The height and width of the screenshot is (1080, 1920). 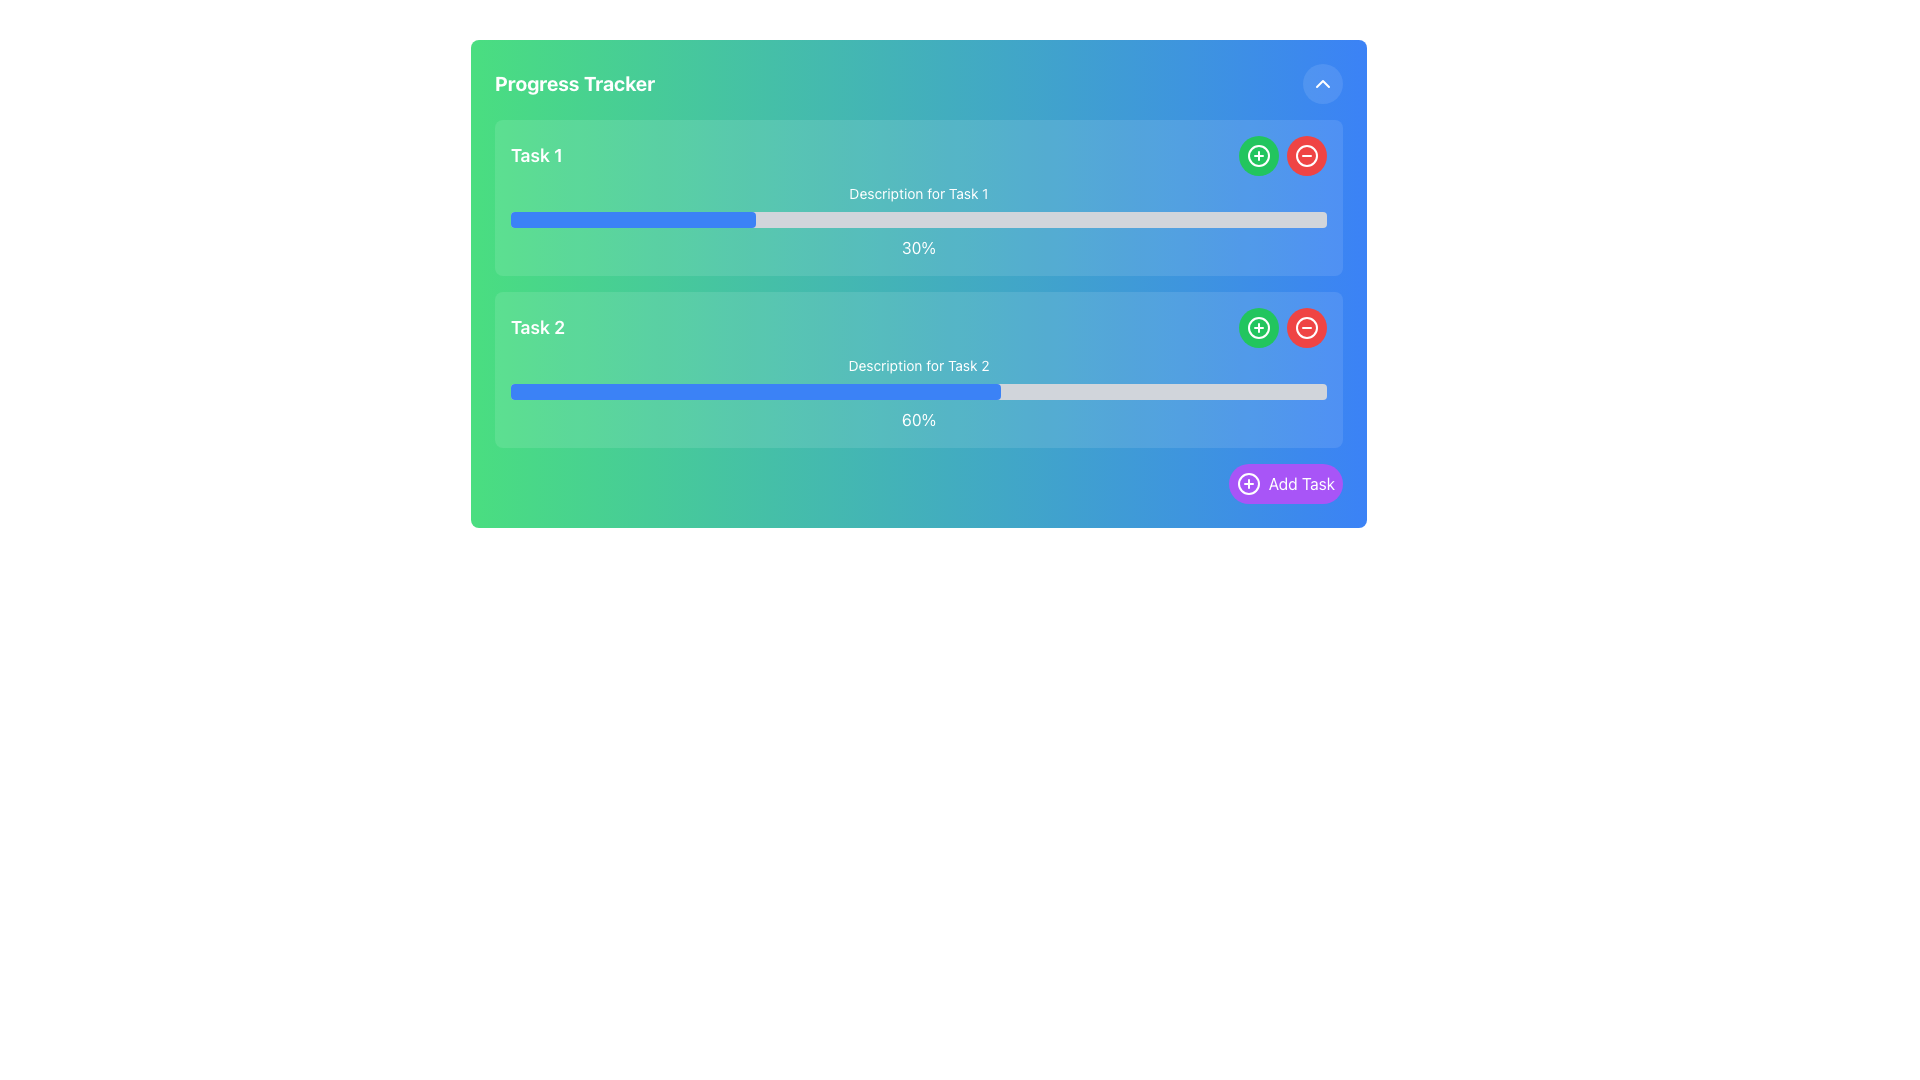 What do you see at coordinates (917, 219) in the screenshot?
I see `the progress bar representing the completion of 'Task 1', which visually displays a blue fill and a percentage of '30%' below it` at bounding box center [917, 219].